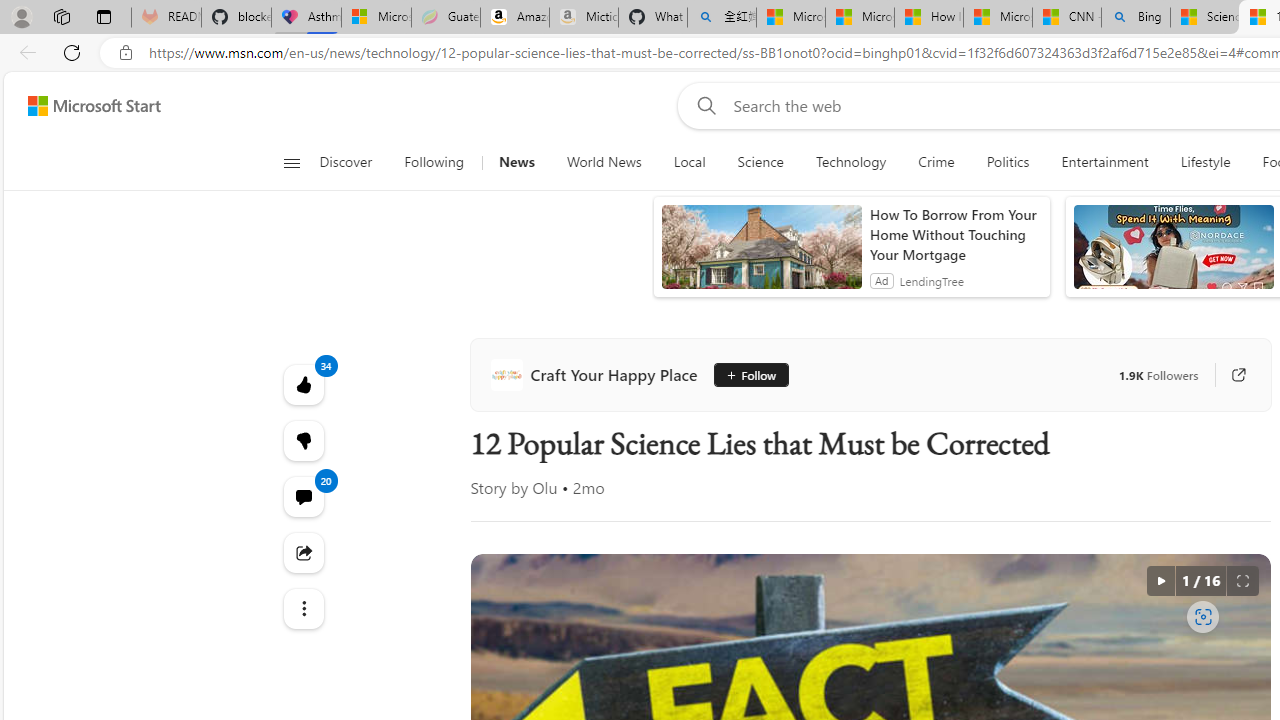 This screenshot has height=720, width=1280. Describe the element at coordinates (290, 162) in the screenshot. I see `'Open navigation menu'` at that location.